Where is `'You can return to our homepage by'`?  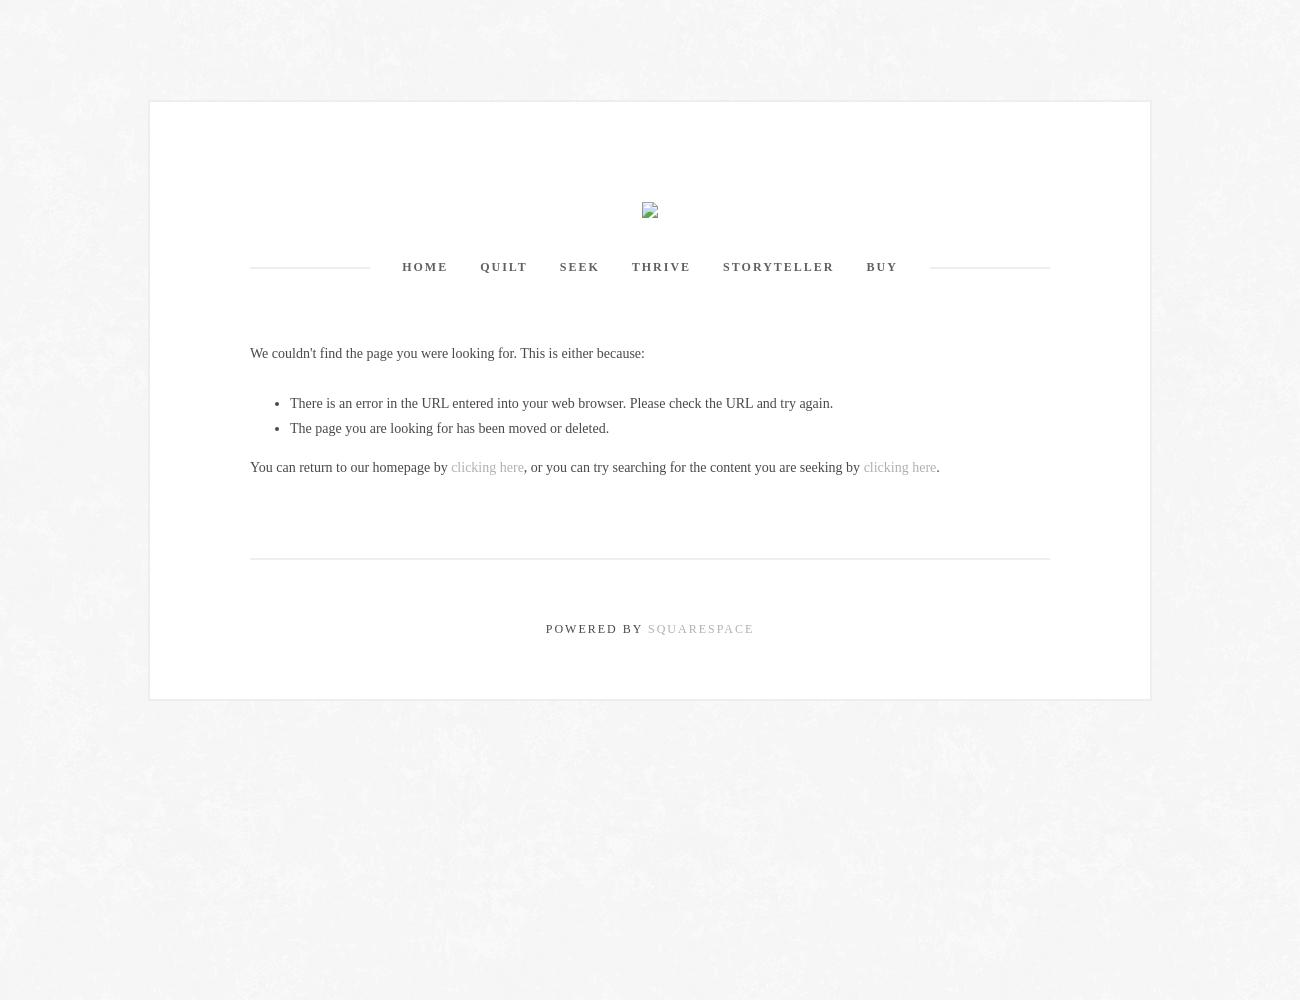
'You can return to our homepage by' is located at coordinates (349, 466).